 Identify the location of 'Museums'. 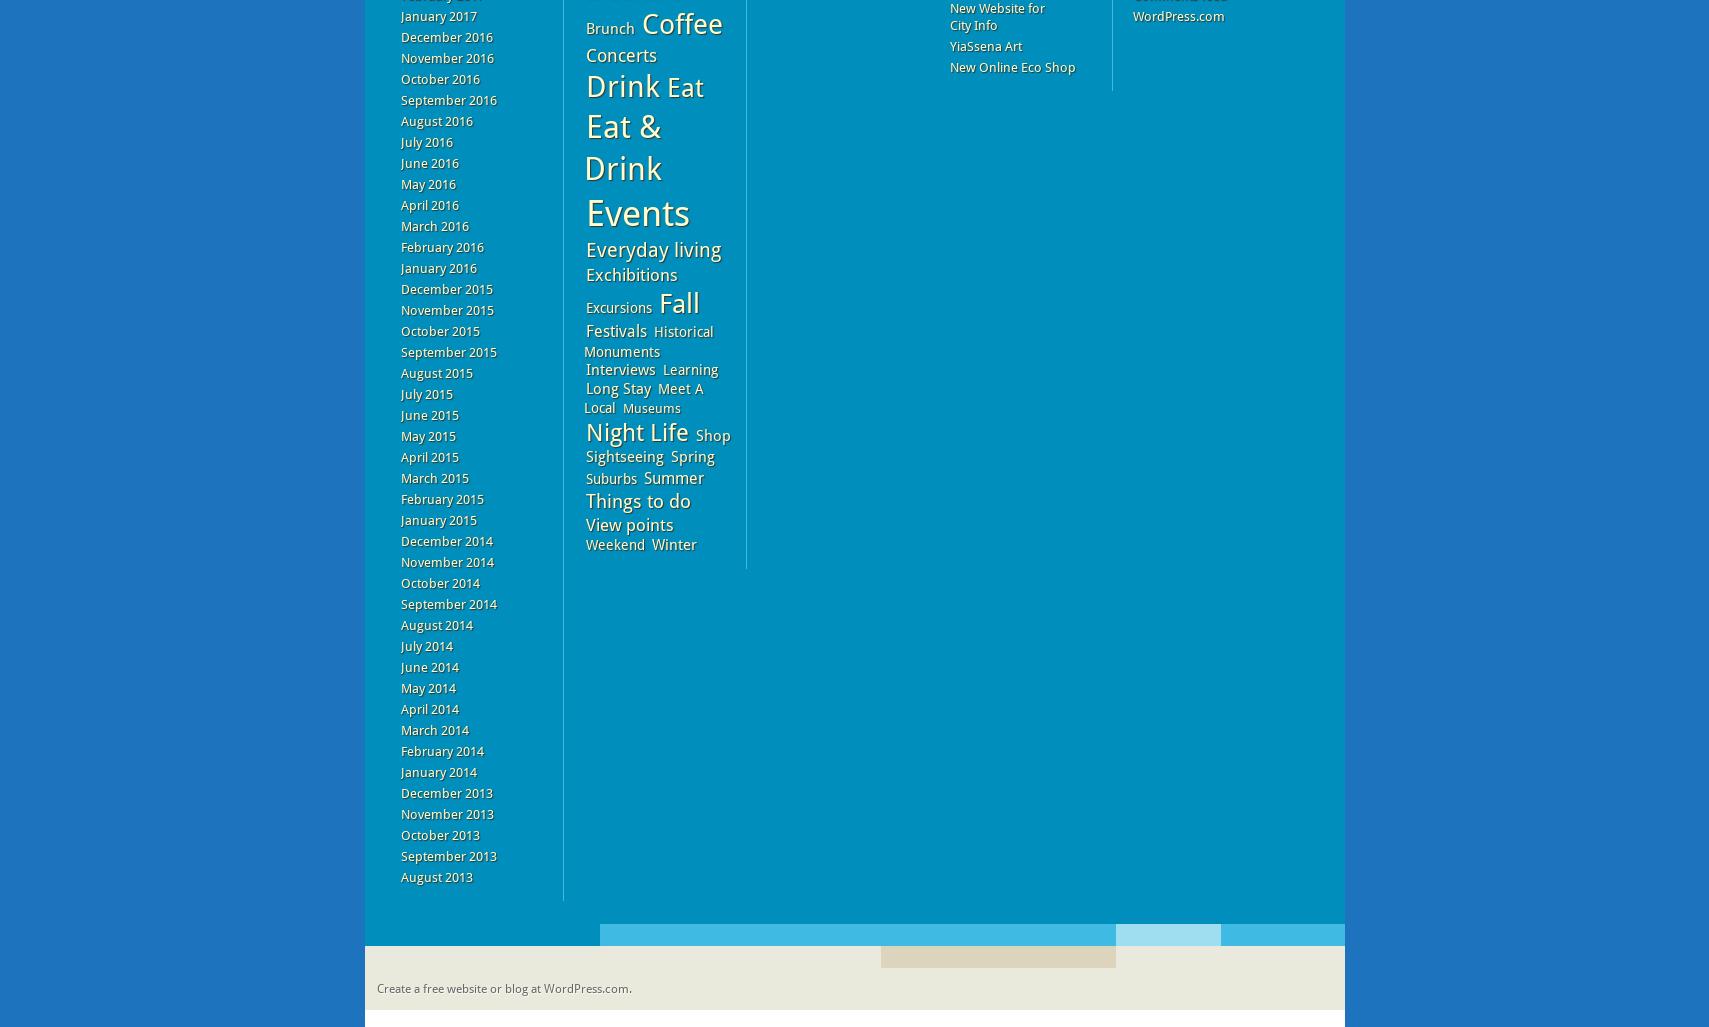
(650, 407).